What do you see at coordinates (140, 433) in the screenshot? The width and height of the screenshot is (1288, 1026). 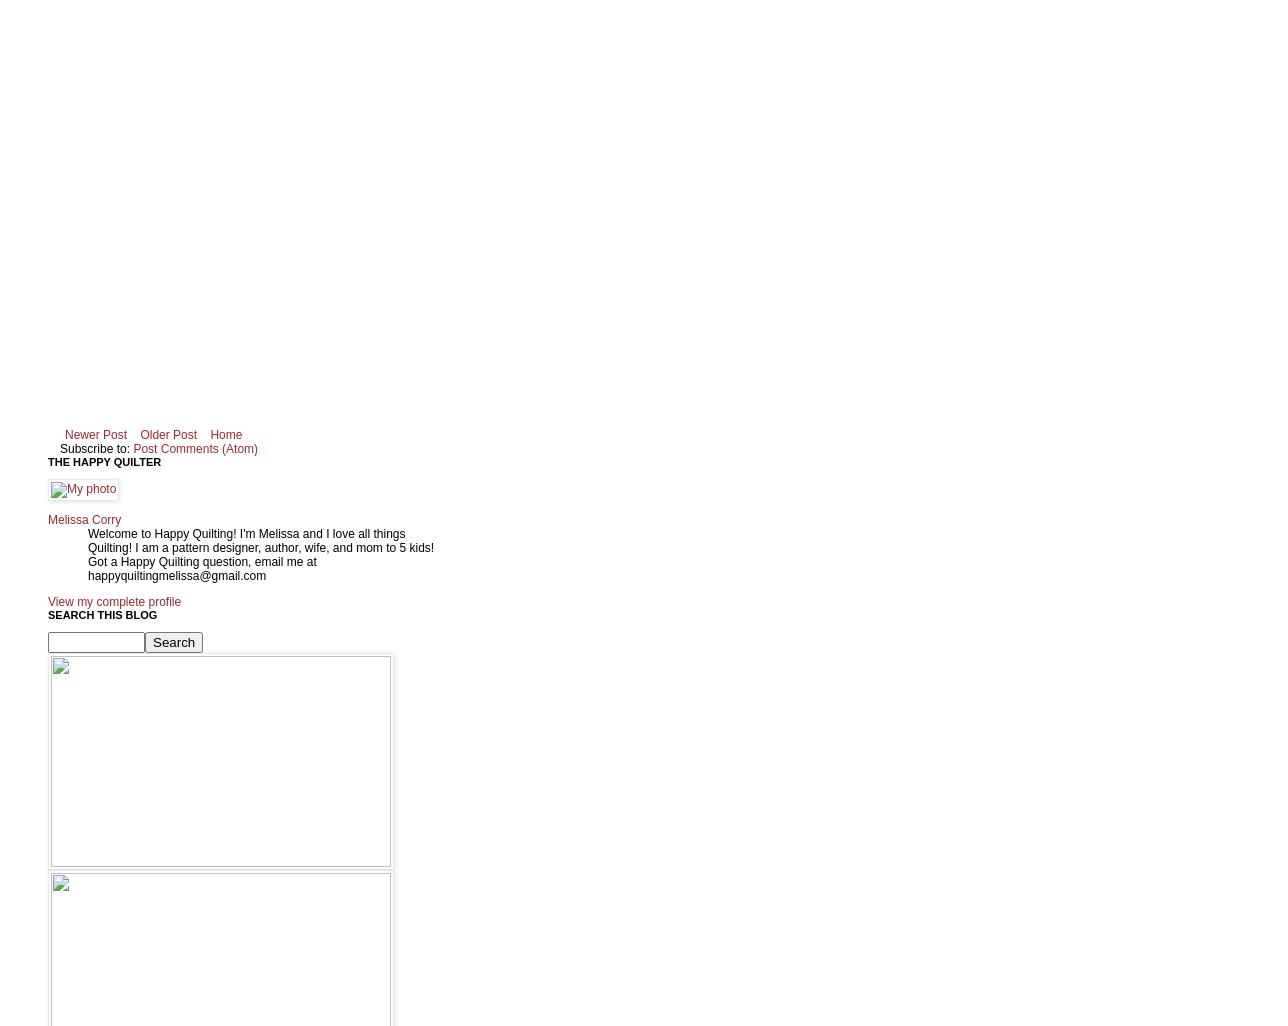 I see `'Older Post'` at bounding box center [140, 433].